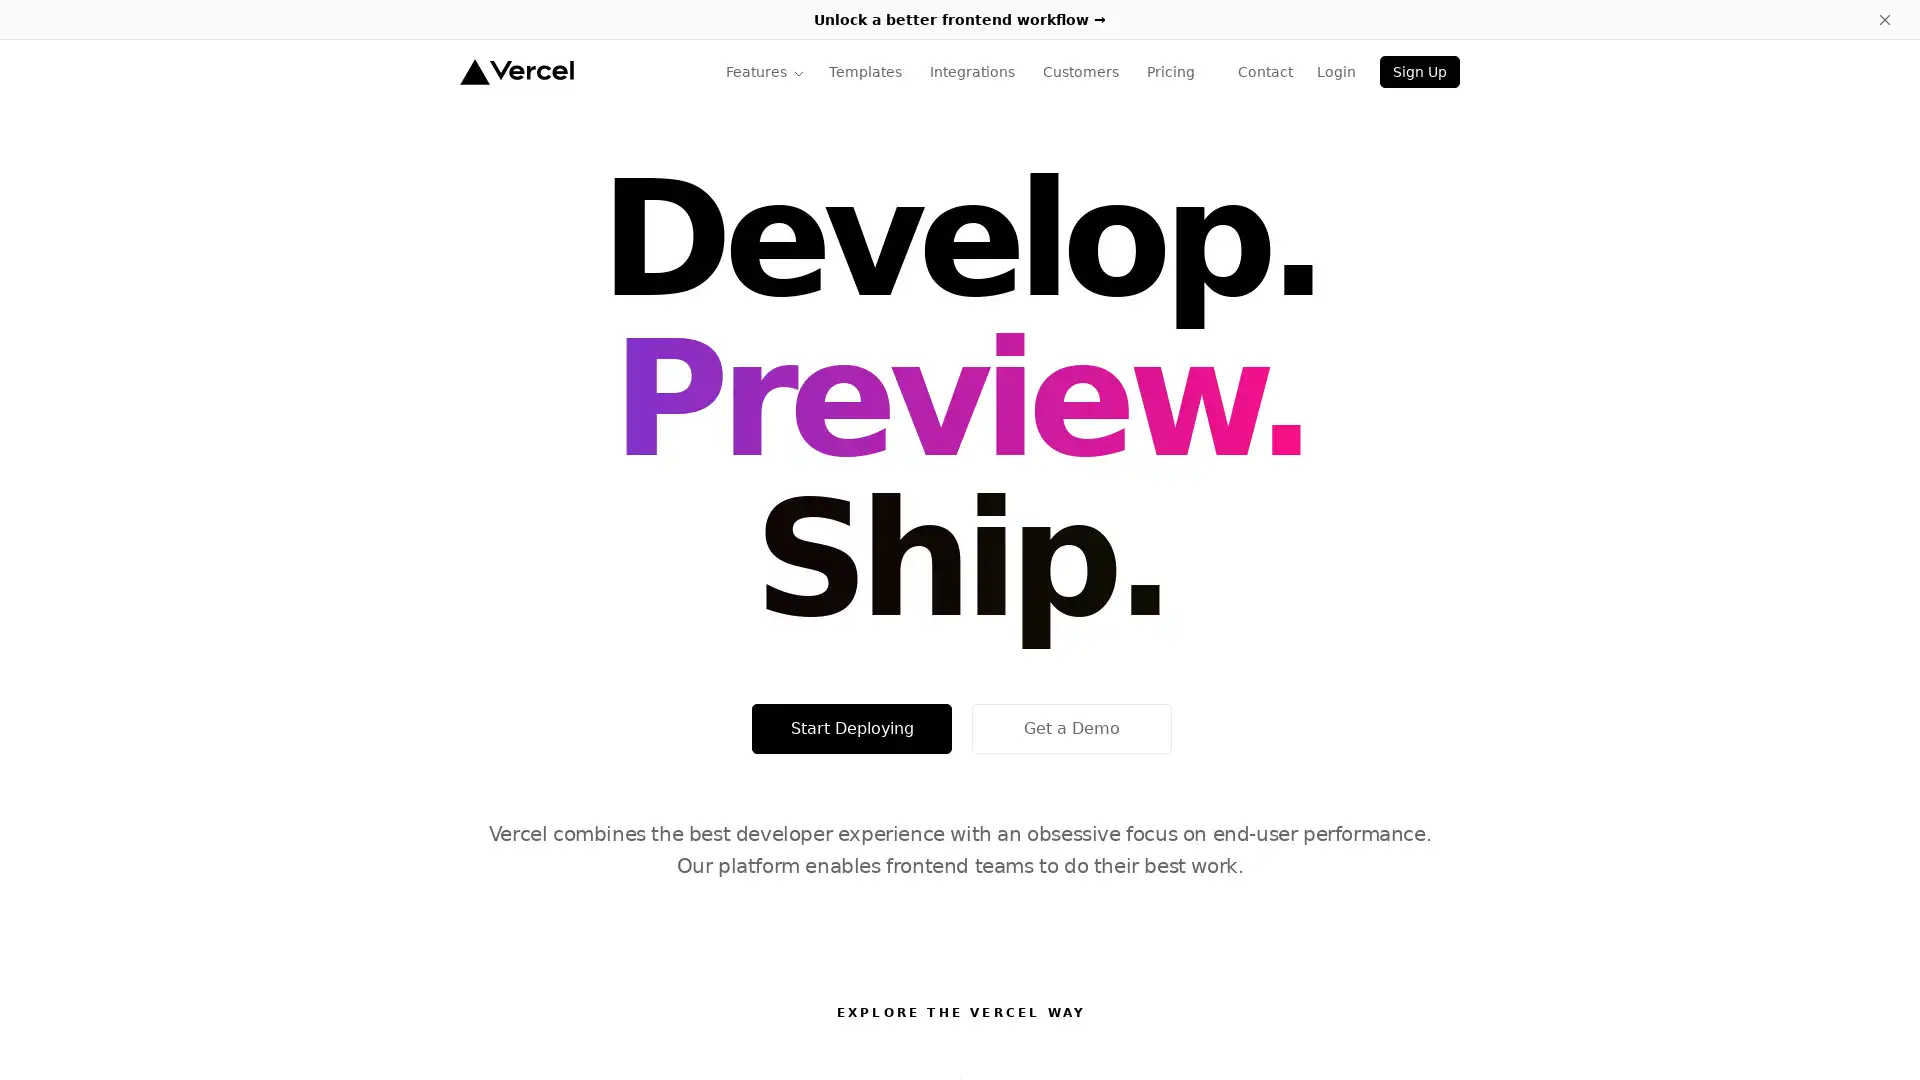 The width and height of the screenshot is (1920, 1080). I want to click on Sign Up, so click(1419, 71).